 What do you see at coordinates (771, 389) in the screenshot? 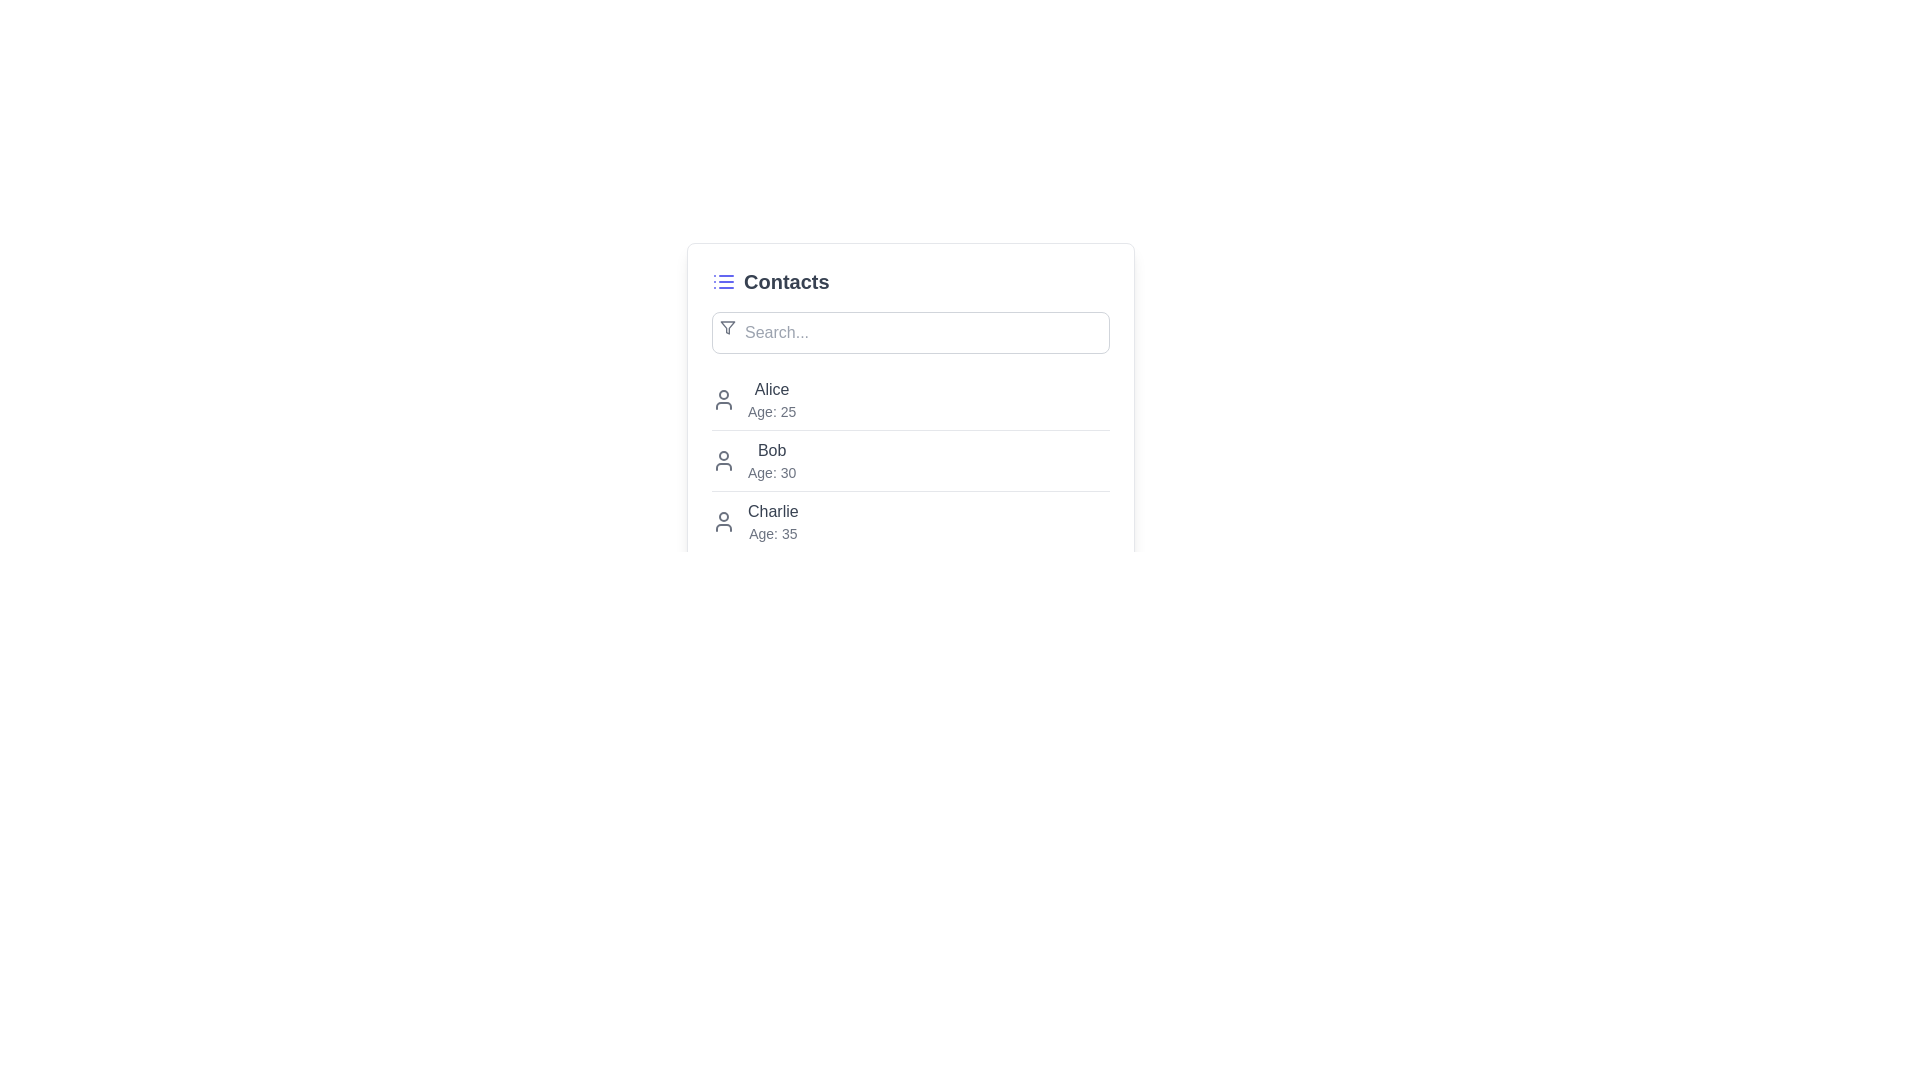
I see `the static text label displaying 'Alice' in gray font, which is part of the contact list and located at the top of the interface` at bounding box center [771, 389].